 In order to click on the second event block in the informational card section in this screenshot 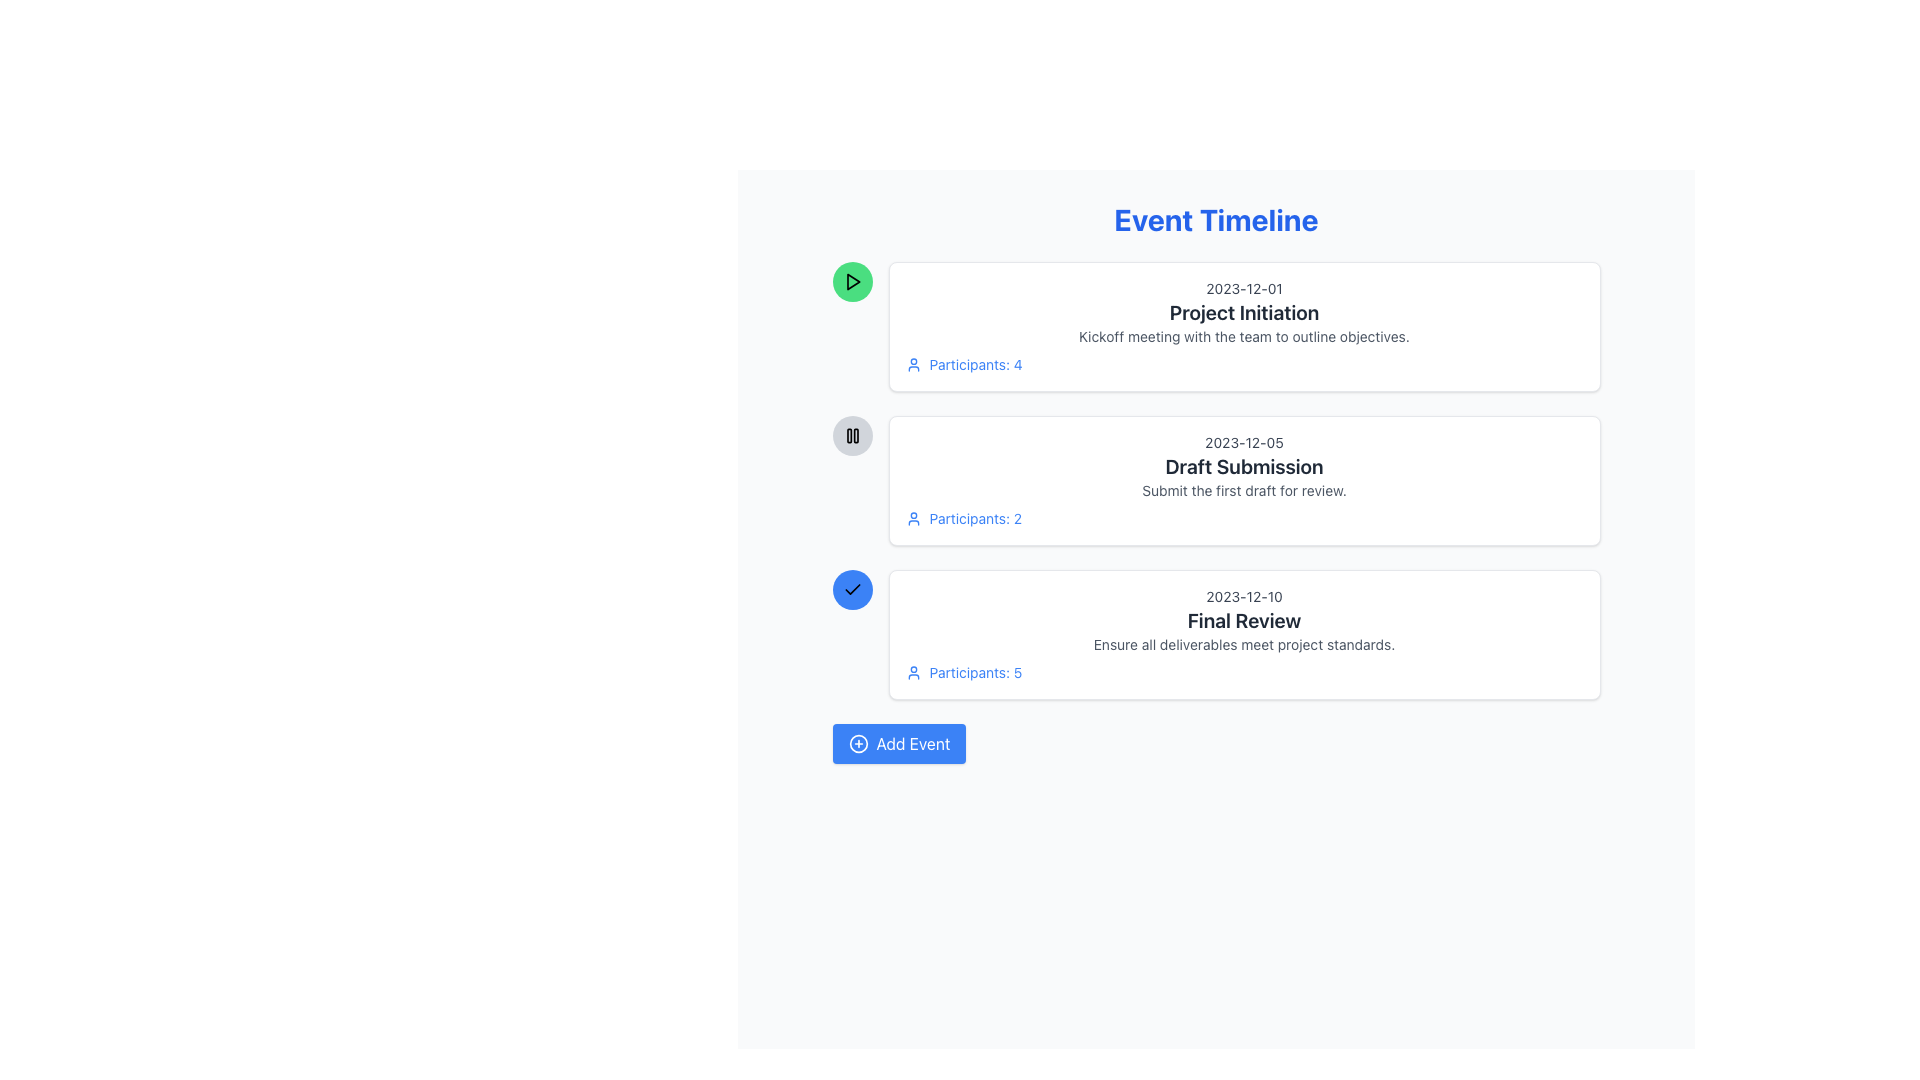, I will do `click(1215, 481)`.